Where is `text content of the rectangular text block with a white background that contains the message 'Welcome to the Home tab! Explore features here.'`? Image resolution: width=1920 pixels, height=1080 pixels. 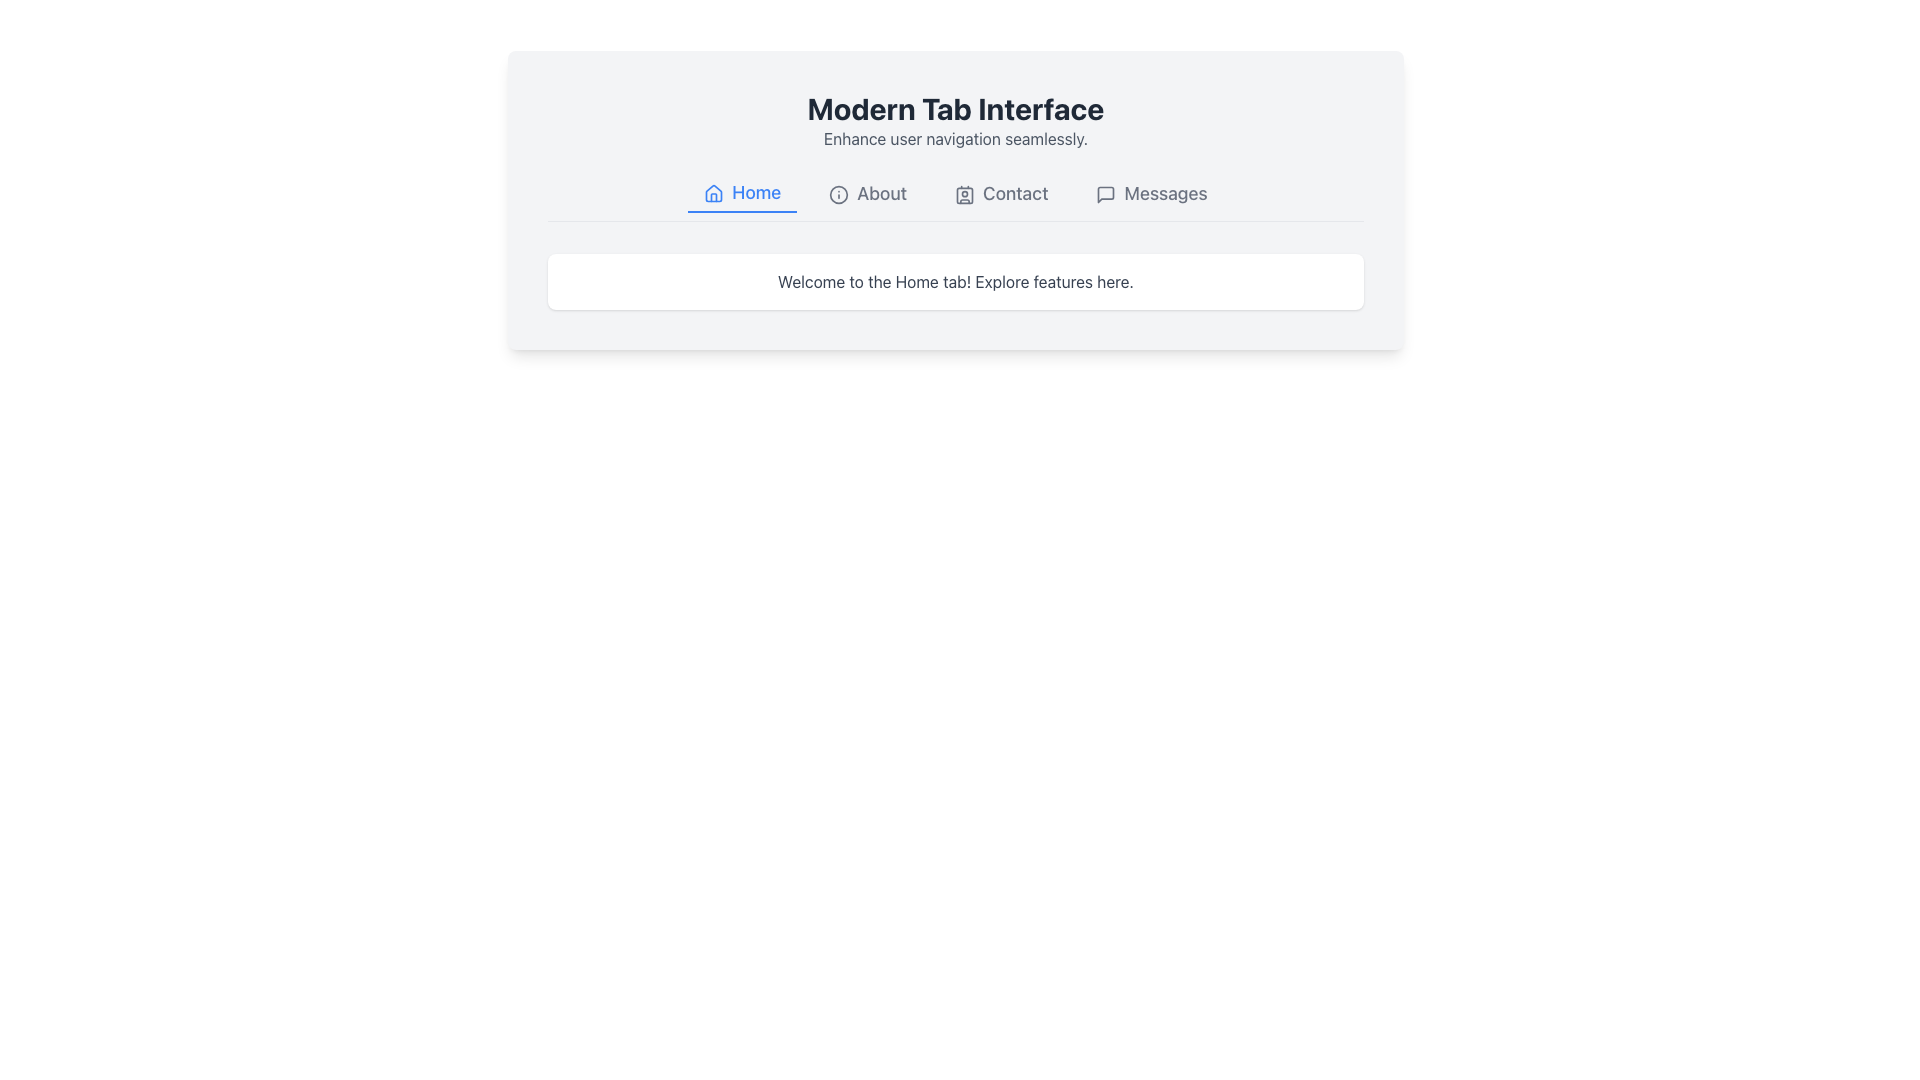
text content of the rectangular text block with a white background that contains the message 'Welcome to the Home tab! Explore features here.' is located at coordinates (954, 281).